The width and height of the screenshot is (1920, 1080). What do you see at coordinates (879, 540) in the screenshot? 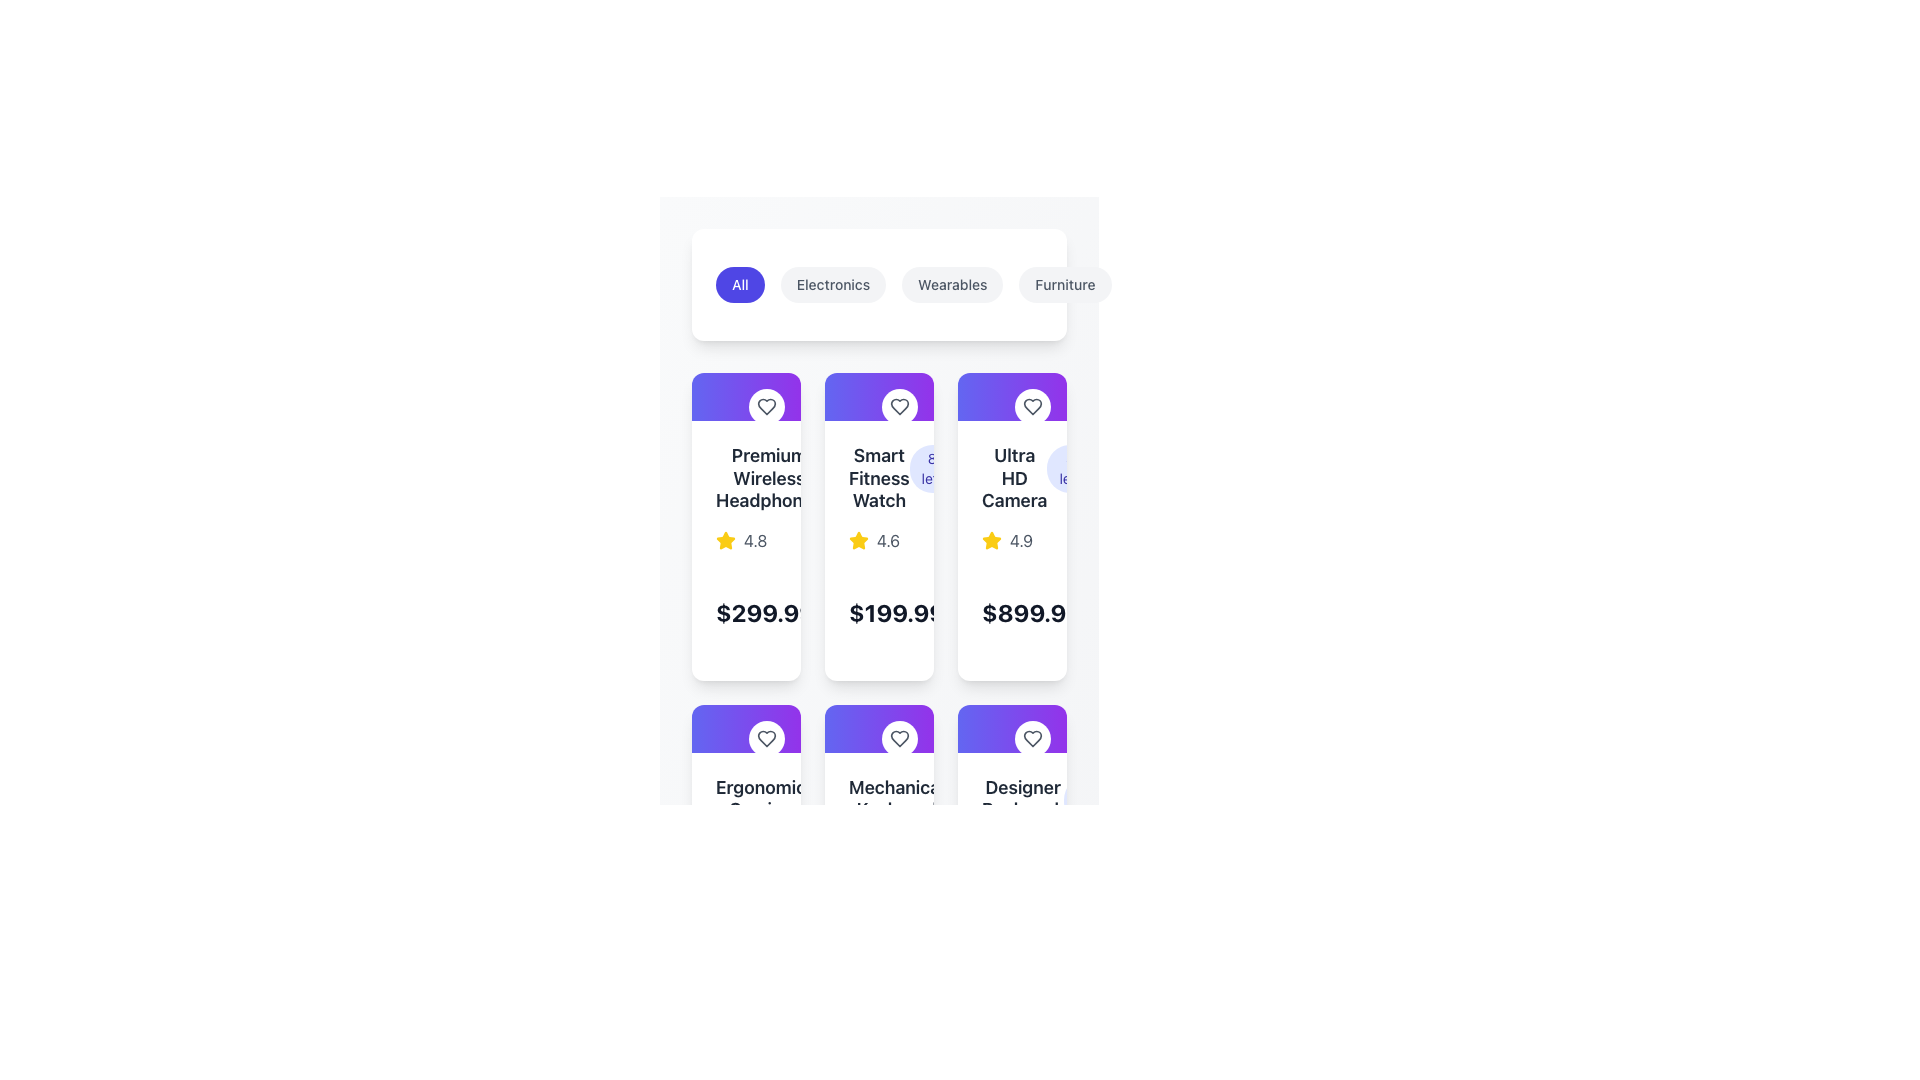
I see `average rating displayed for the 'Smart Fitness Watch' item, which is located in the middle of the card beneath the item's name and above its price` at bounding box center [879, 540].